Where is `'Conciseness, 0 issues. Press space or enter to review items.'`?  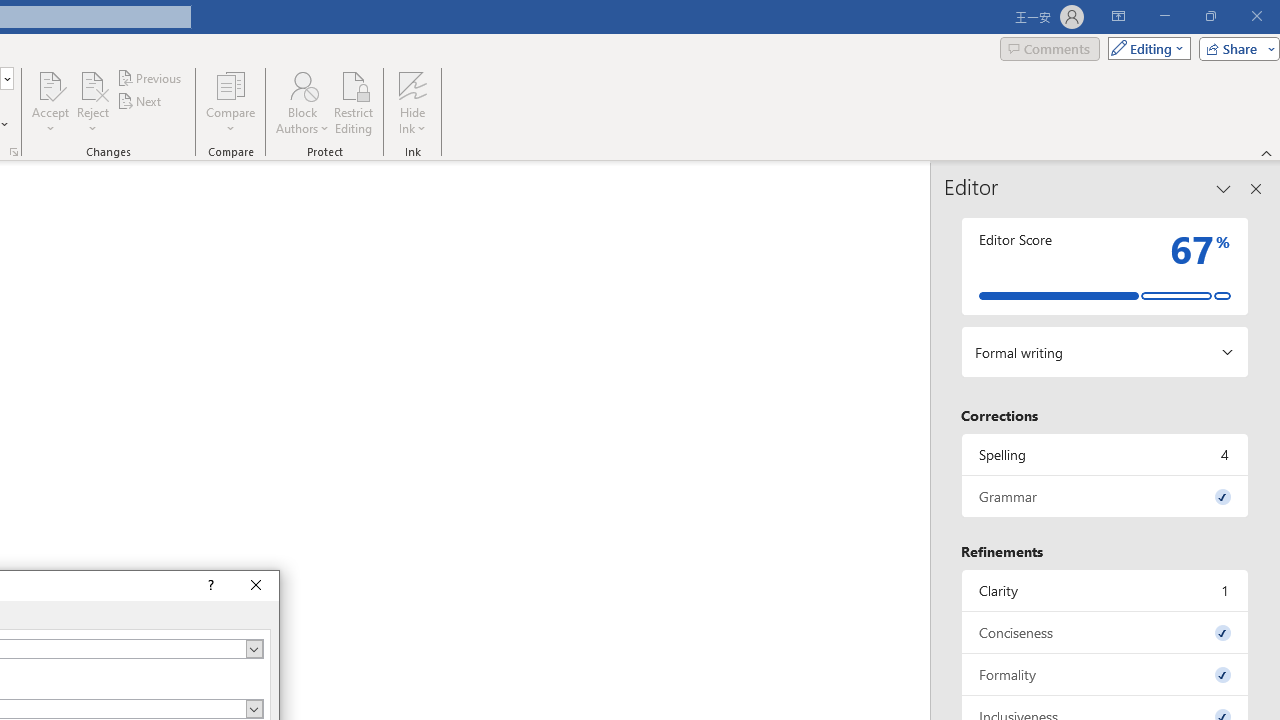
'Conciseness, 0 issues. Press space or enter to review items.' is located at coordinates (1104, 632).